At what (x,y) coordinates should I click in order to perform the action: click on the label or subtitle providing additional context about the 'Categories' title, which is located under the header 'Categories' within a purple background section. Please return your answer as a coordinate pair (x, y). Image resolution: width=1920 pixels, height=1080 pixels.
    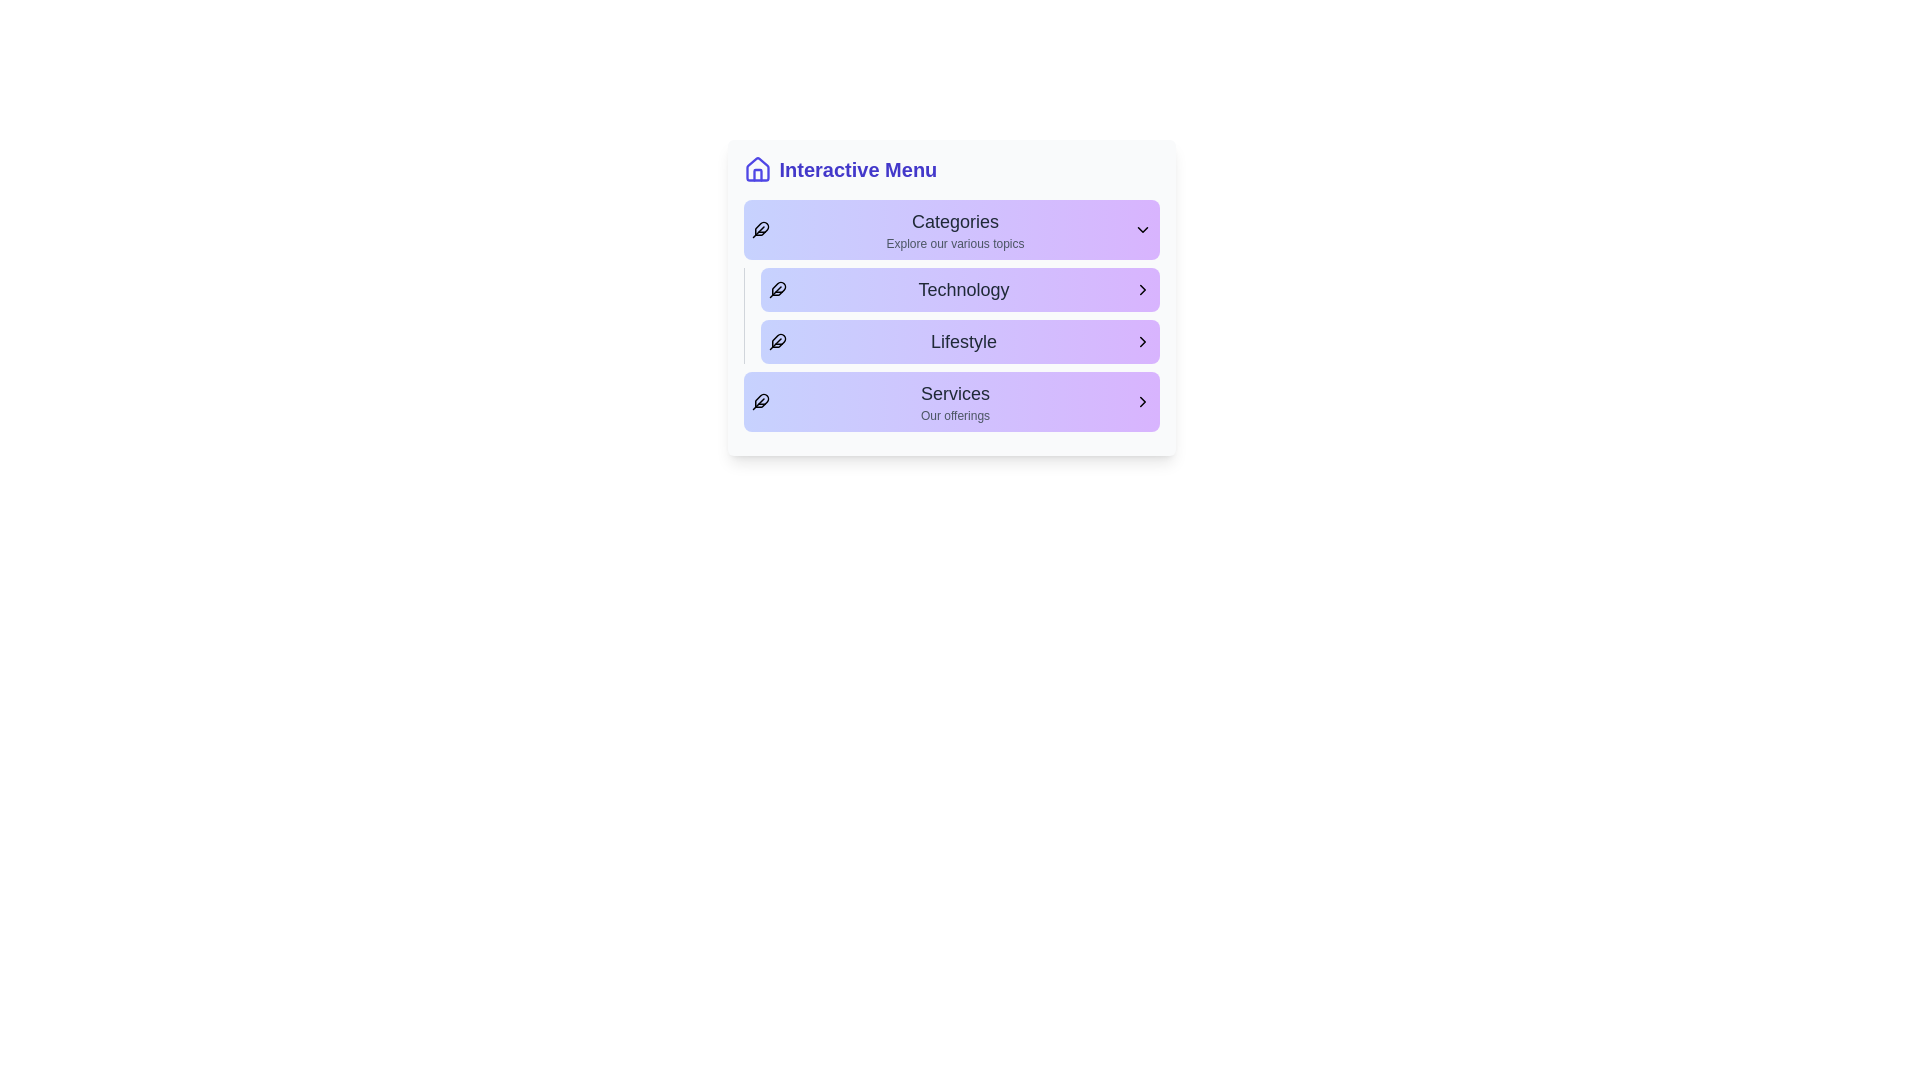
    Looking at the image, I should click on (954, 242).